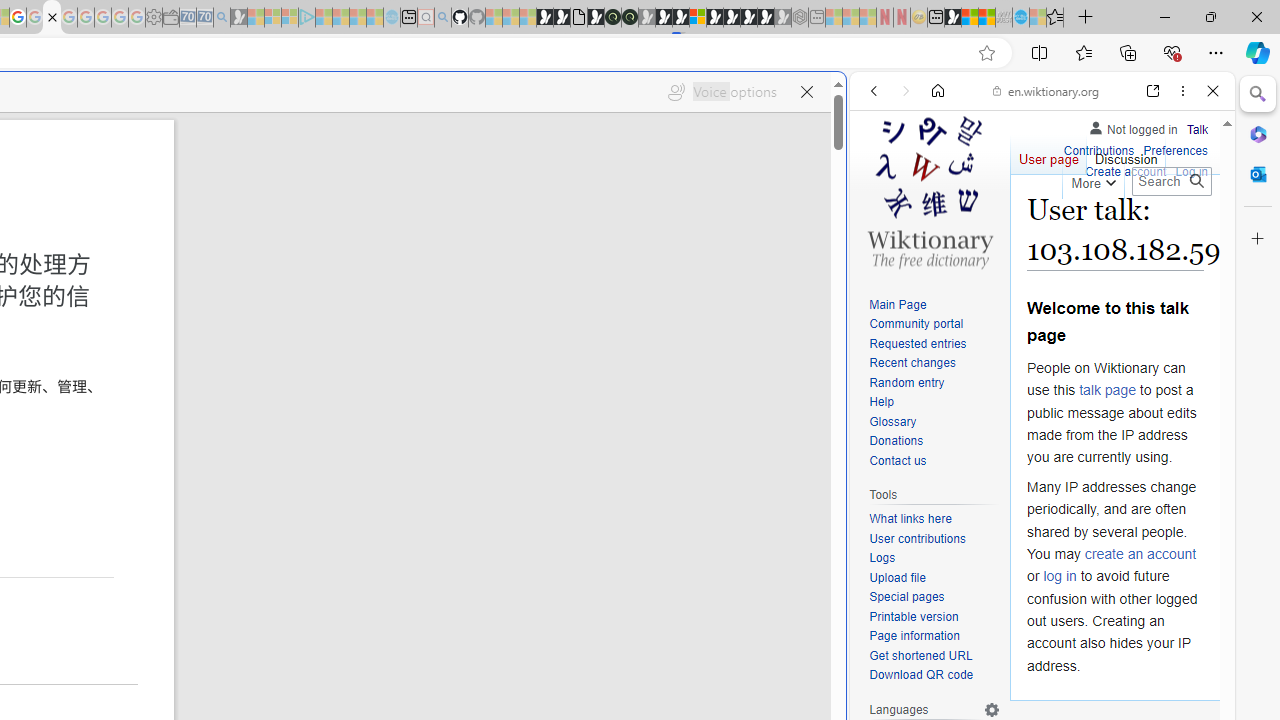 This screenshot has height=720, width=1280. I want to click on 'What links here', so click(909, 518).